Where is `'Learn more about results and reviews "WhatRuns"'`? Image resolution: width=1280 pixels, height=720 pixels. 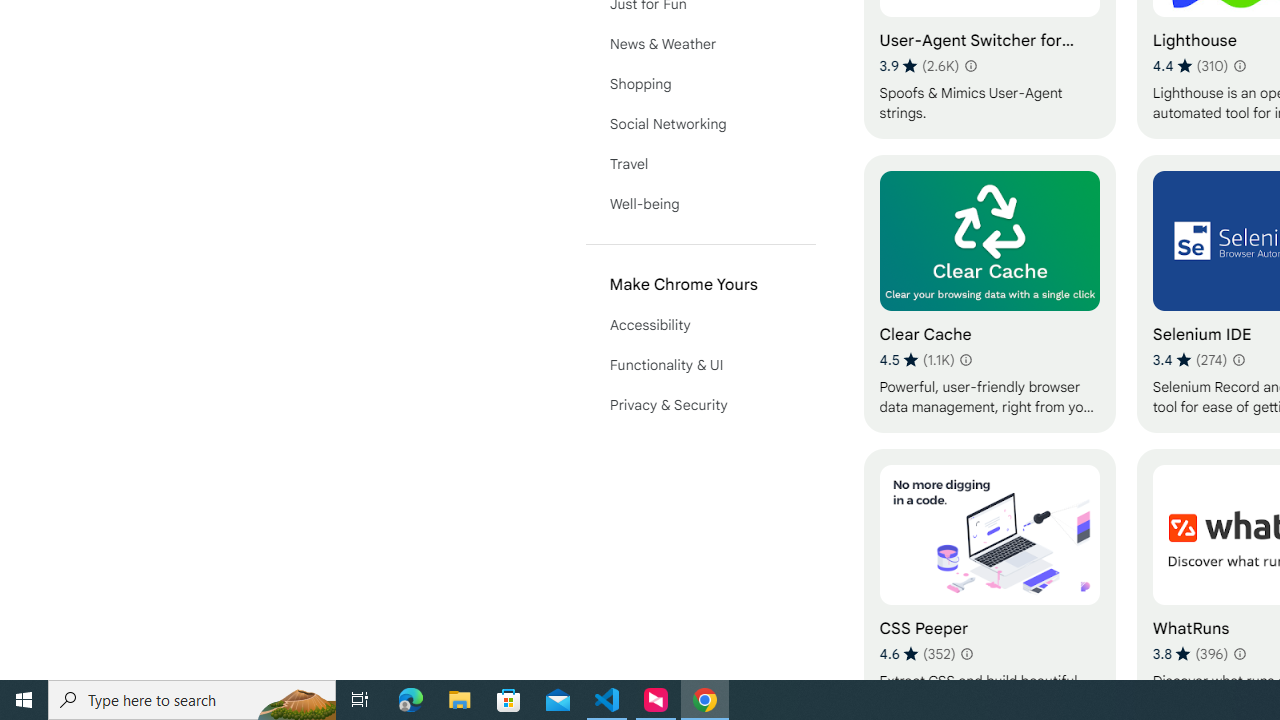
'Learn more about results and reviews "WhatRuns"' is located at coordinates (1238, 654).